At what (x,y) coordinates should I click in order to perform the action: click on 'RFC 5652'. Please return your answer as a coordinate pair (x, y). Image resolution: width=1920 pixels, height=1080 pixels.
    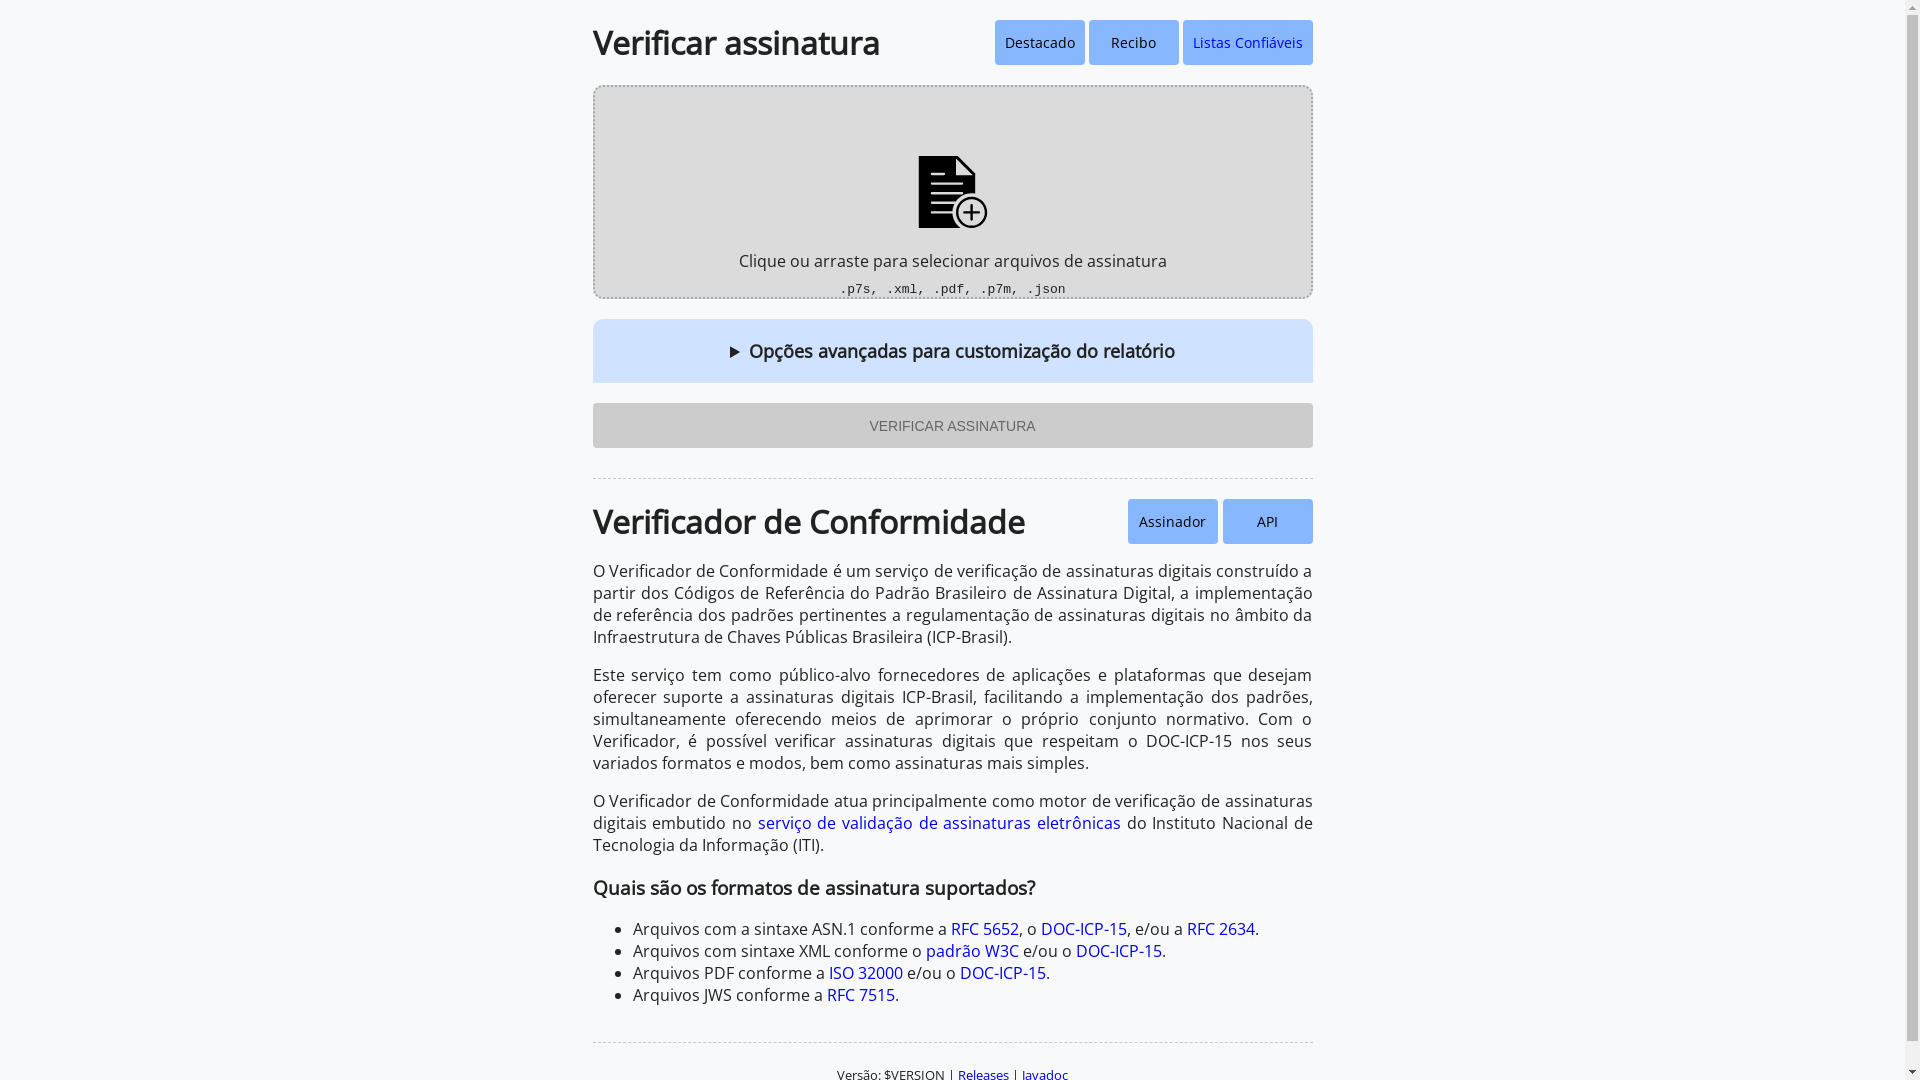
    Looking at the image, I should click on (983, 929).